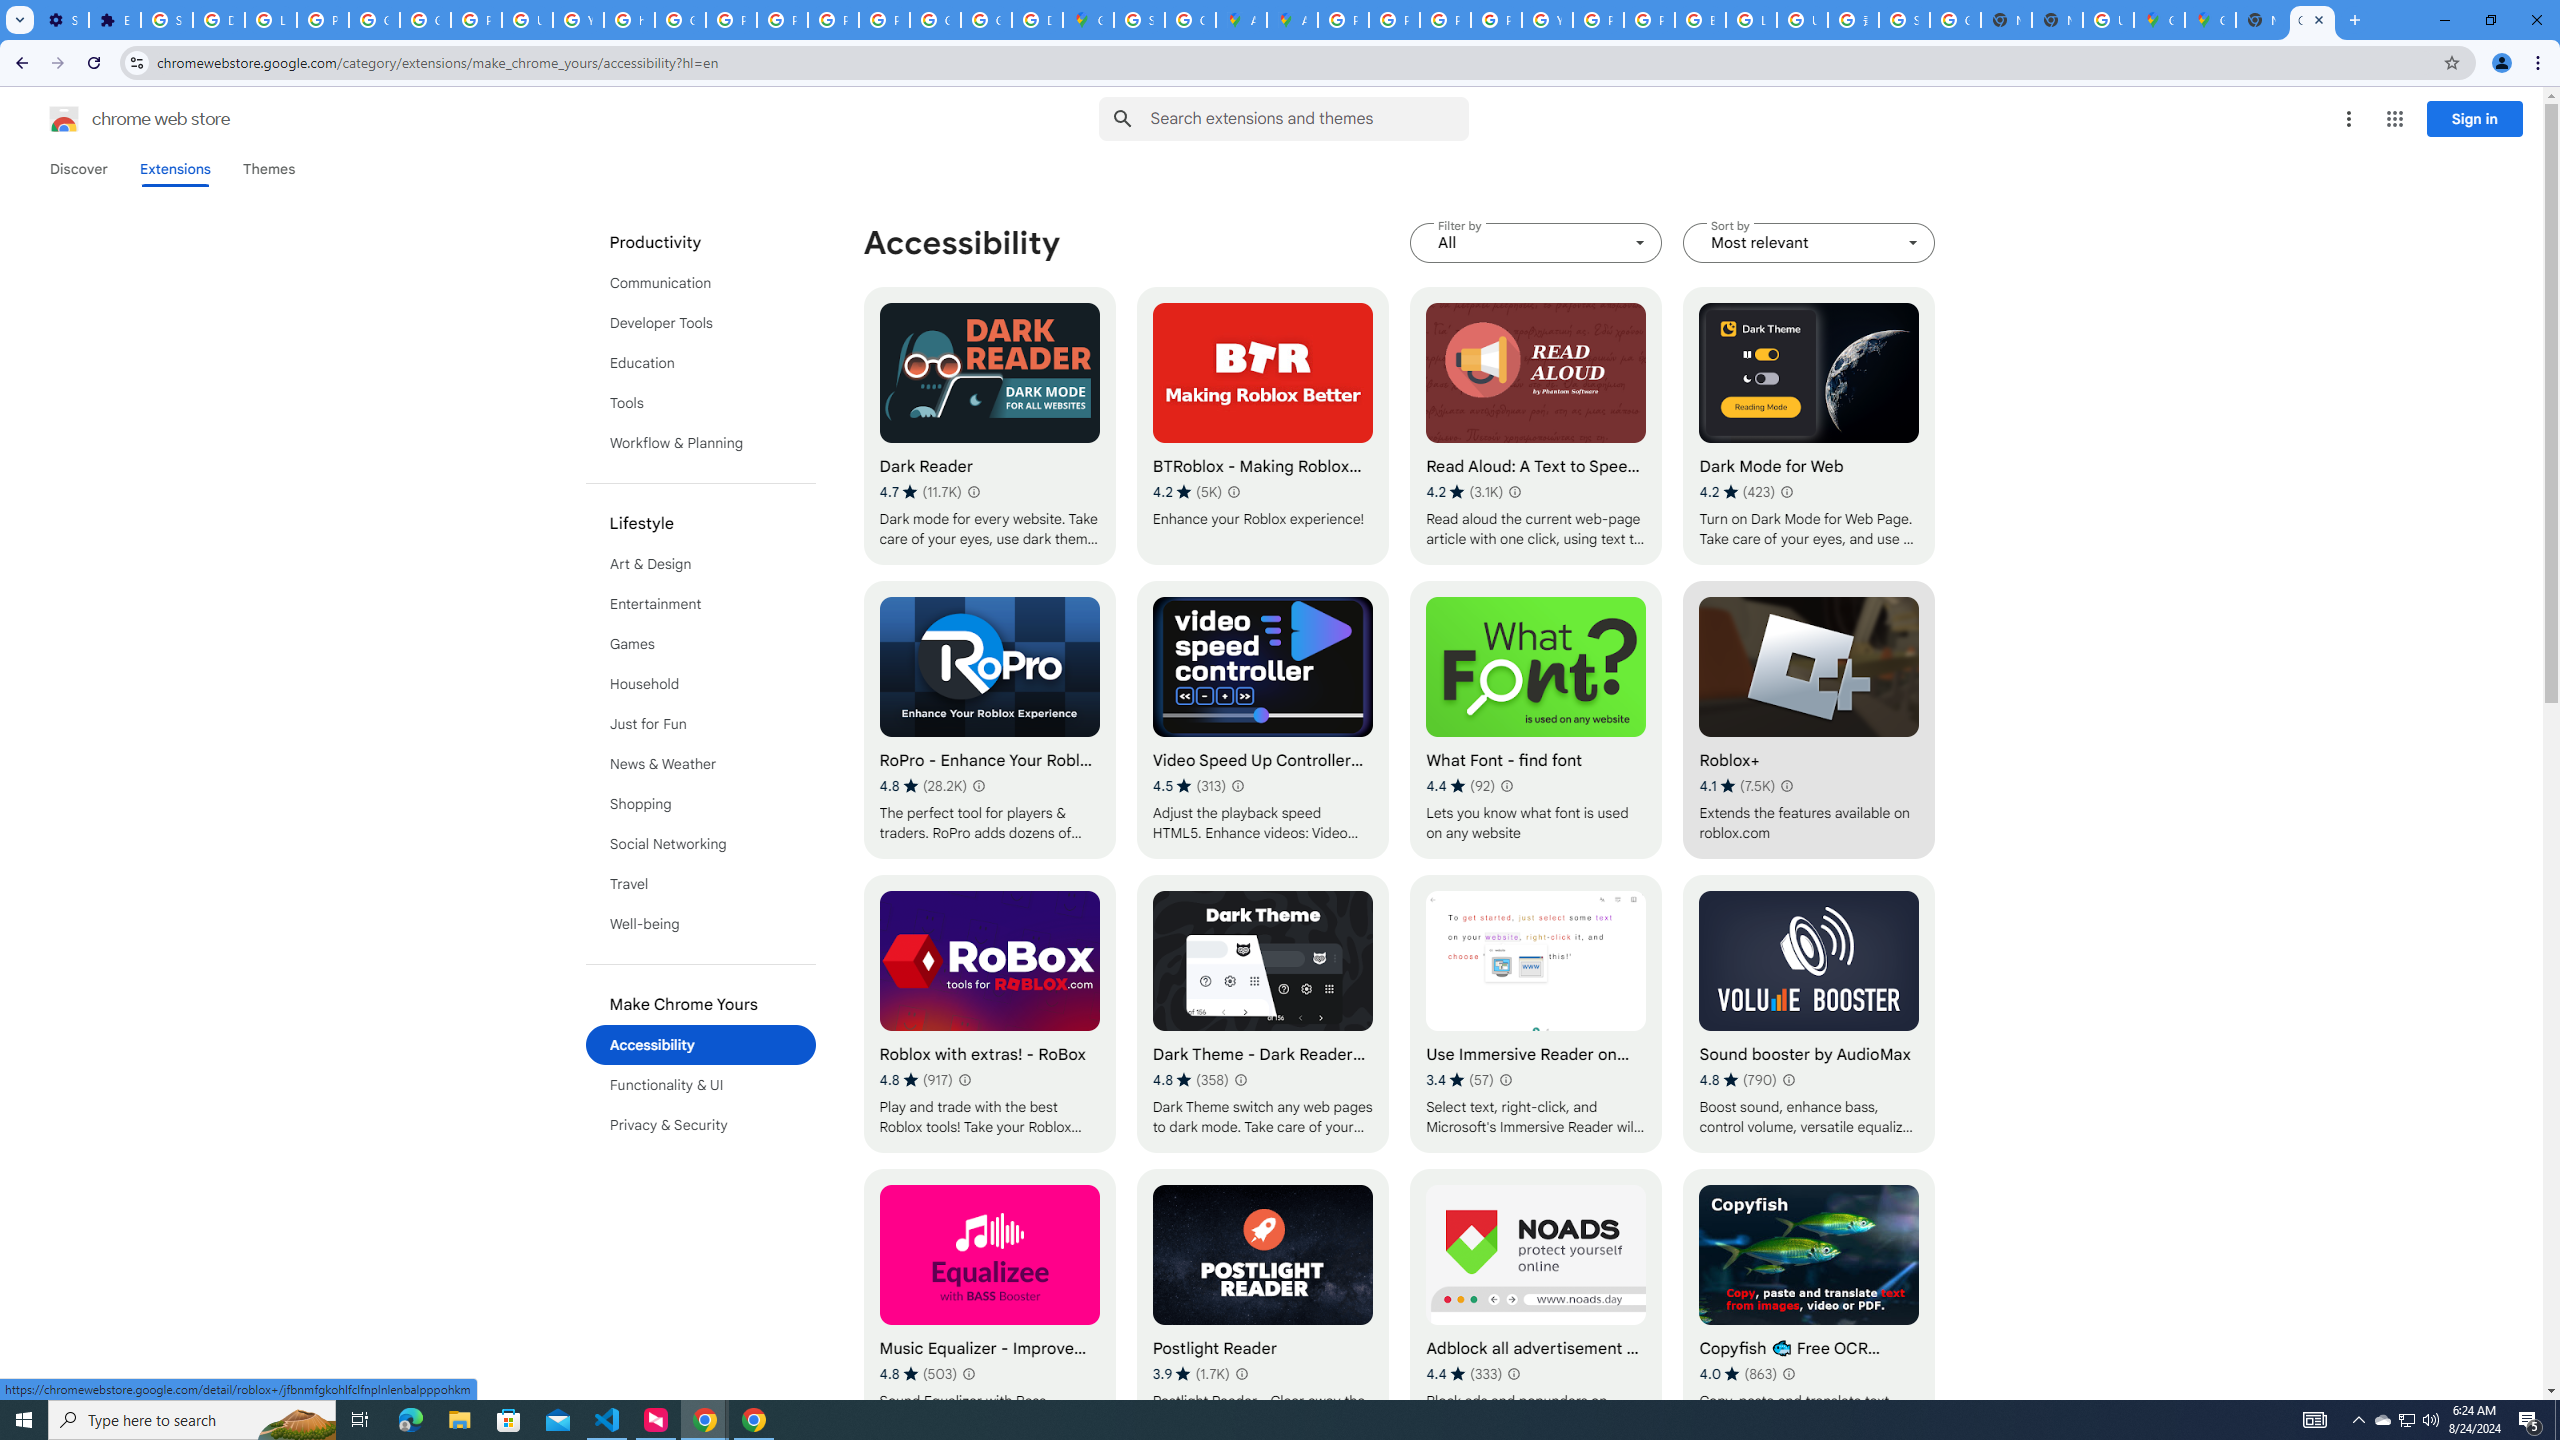  I want to click on 'Average rating 4.8 out of 5 stars. 503 ratings.', so click(917, 1372).